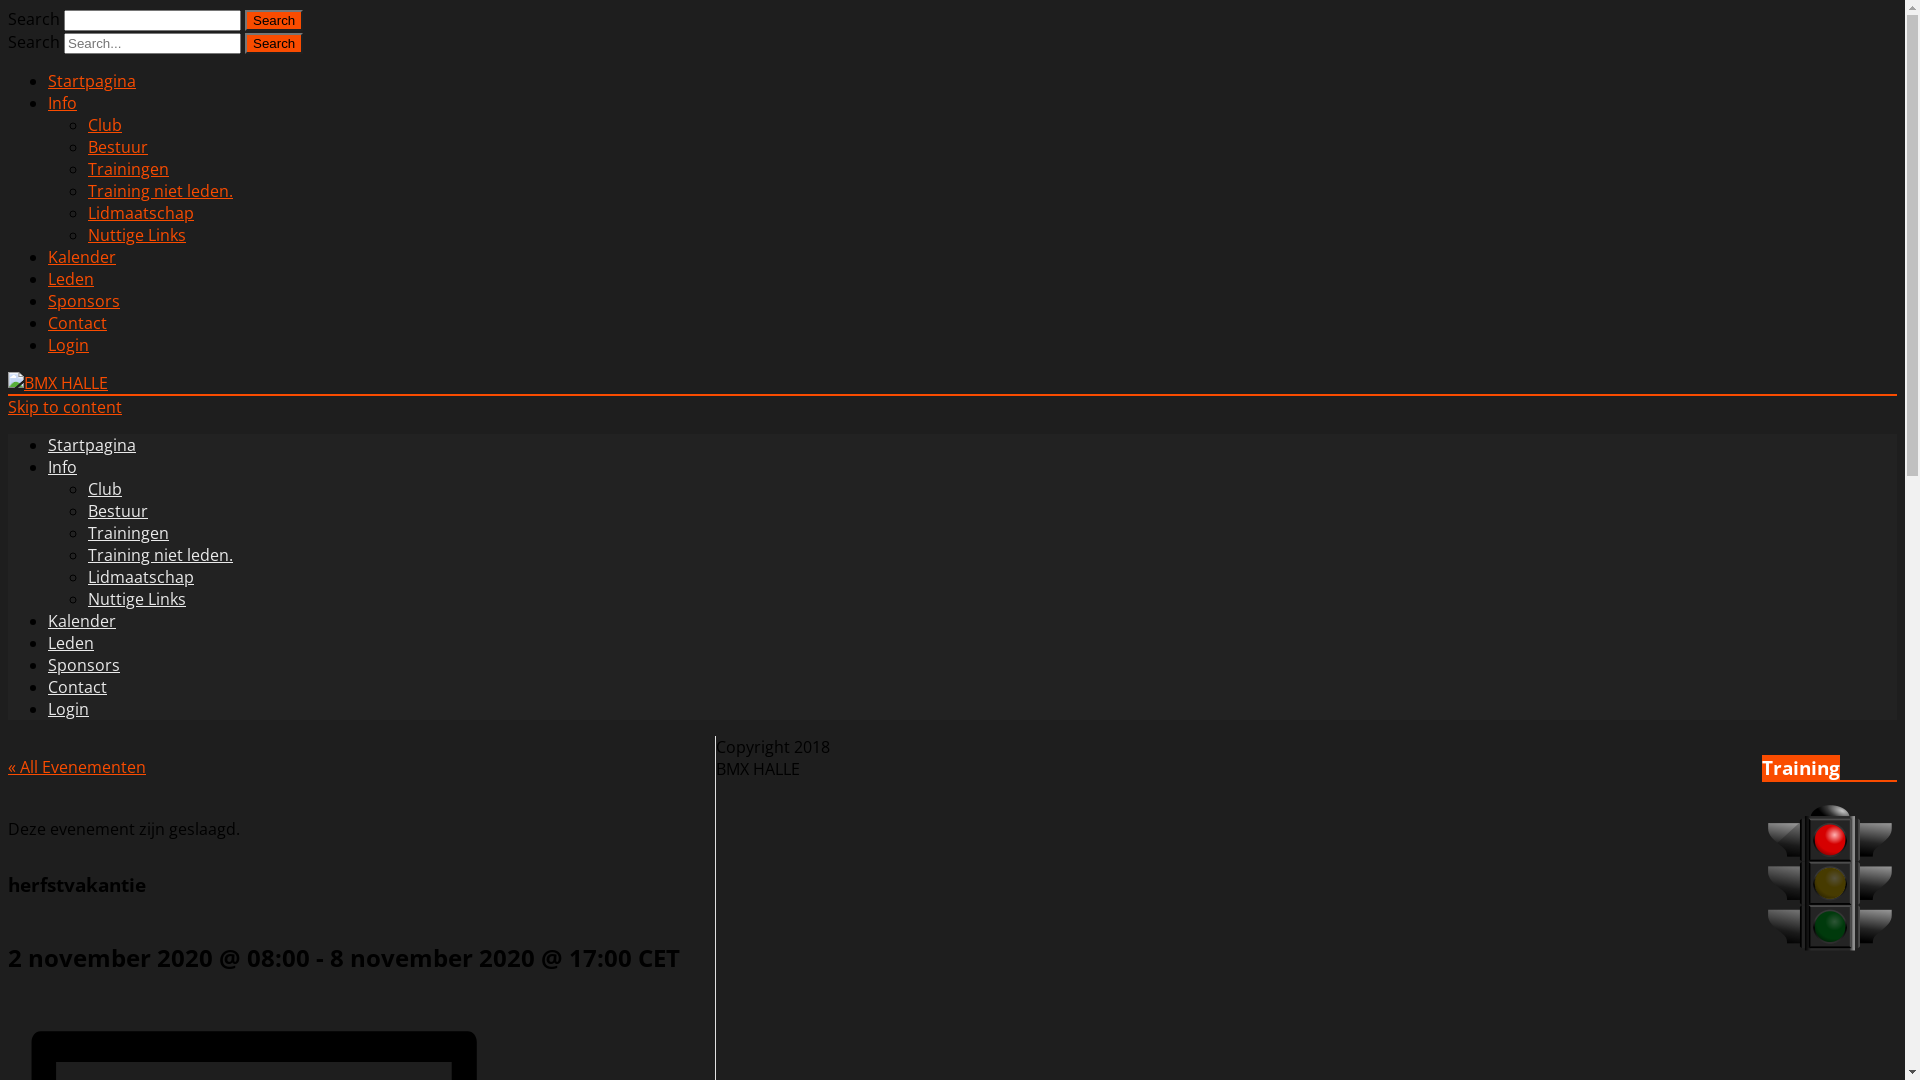  I want to click on 'Trainingen', so click(127, 531).